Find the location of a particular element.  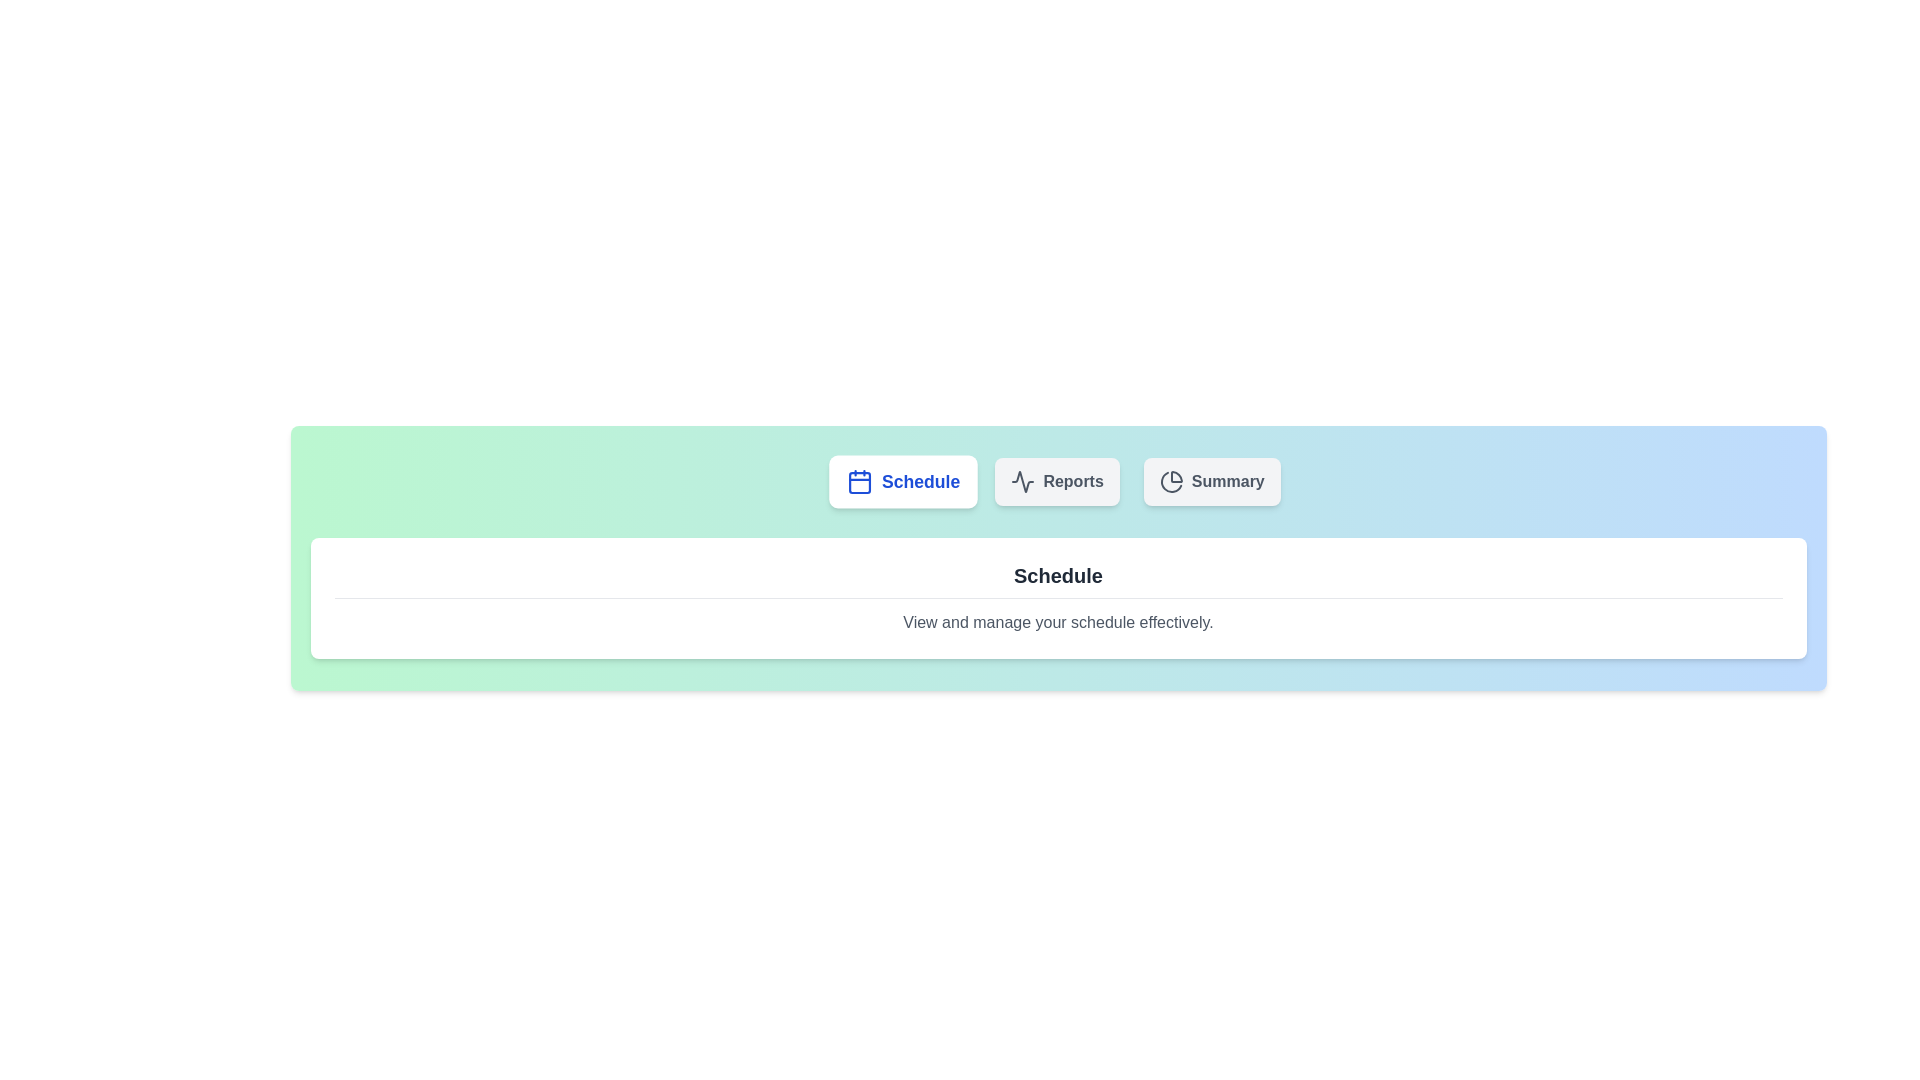

the tab labeled Summary to observe its interaction effect is located at coordinates (1211, 482).